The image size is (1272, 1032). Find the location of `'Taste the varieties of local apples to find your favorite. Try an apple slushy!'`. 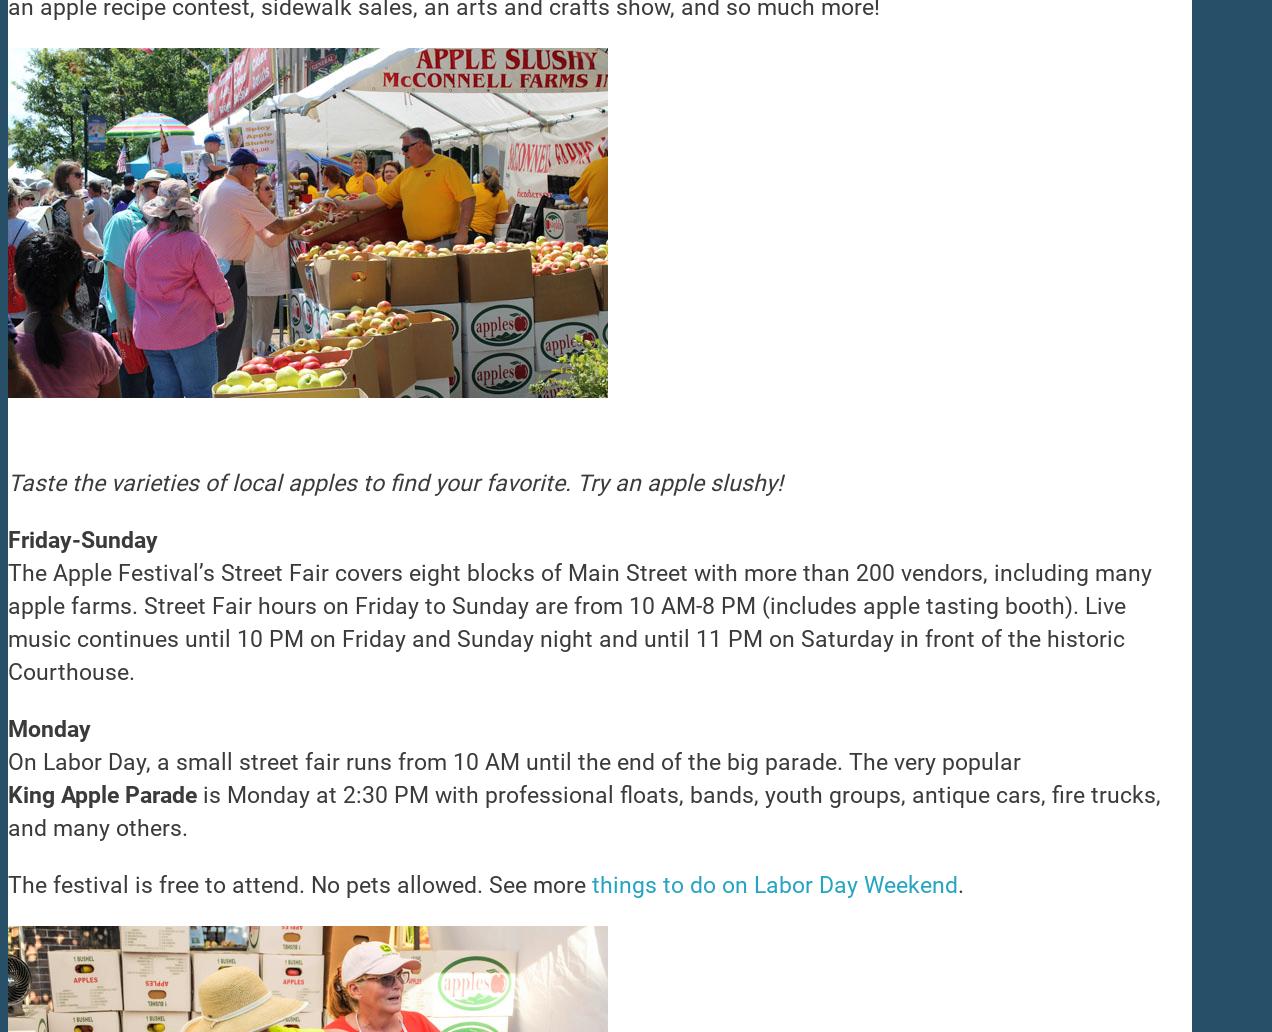

'Taste the varieties of local apples to find your favorite. Try an apple slushy!' is located at coordinates (395, 482).